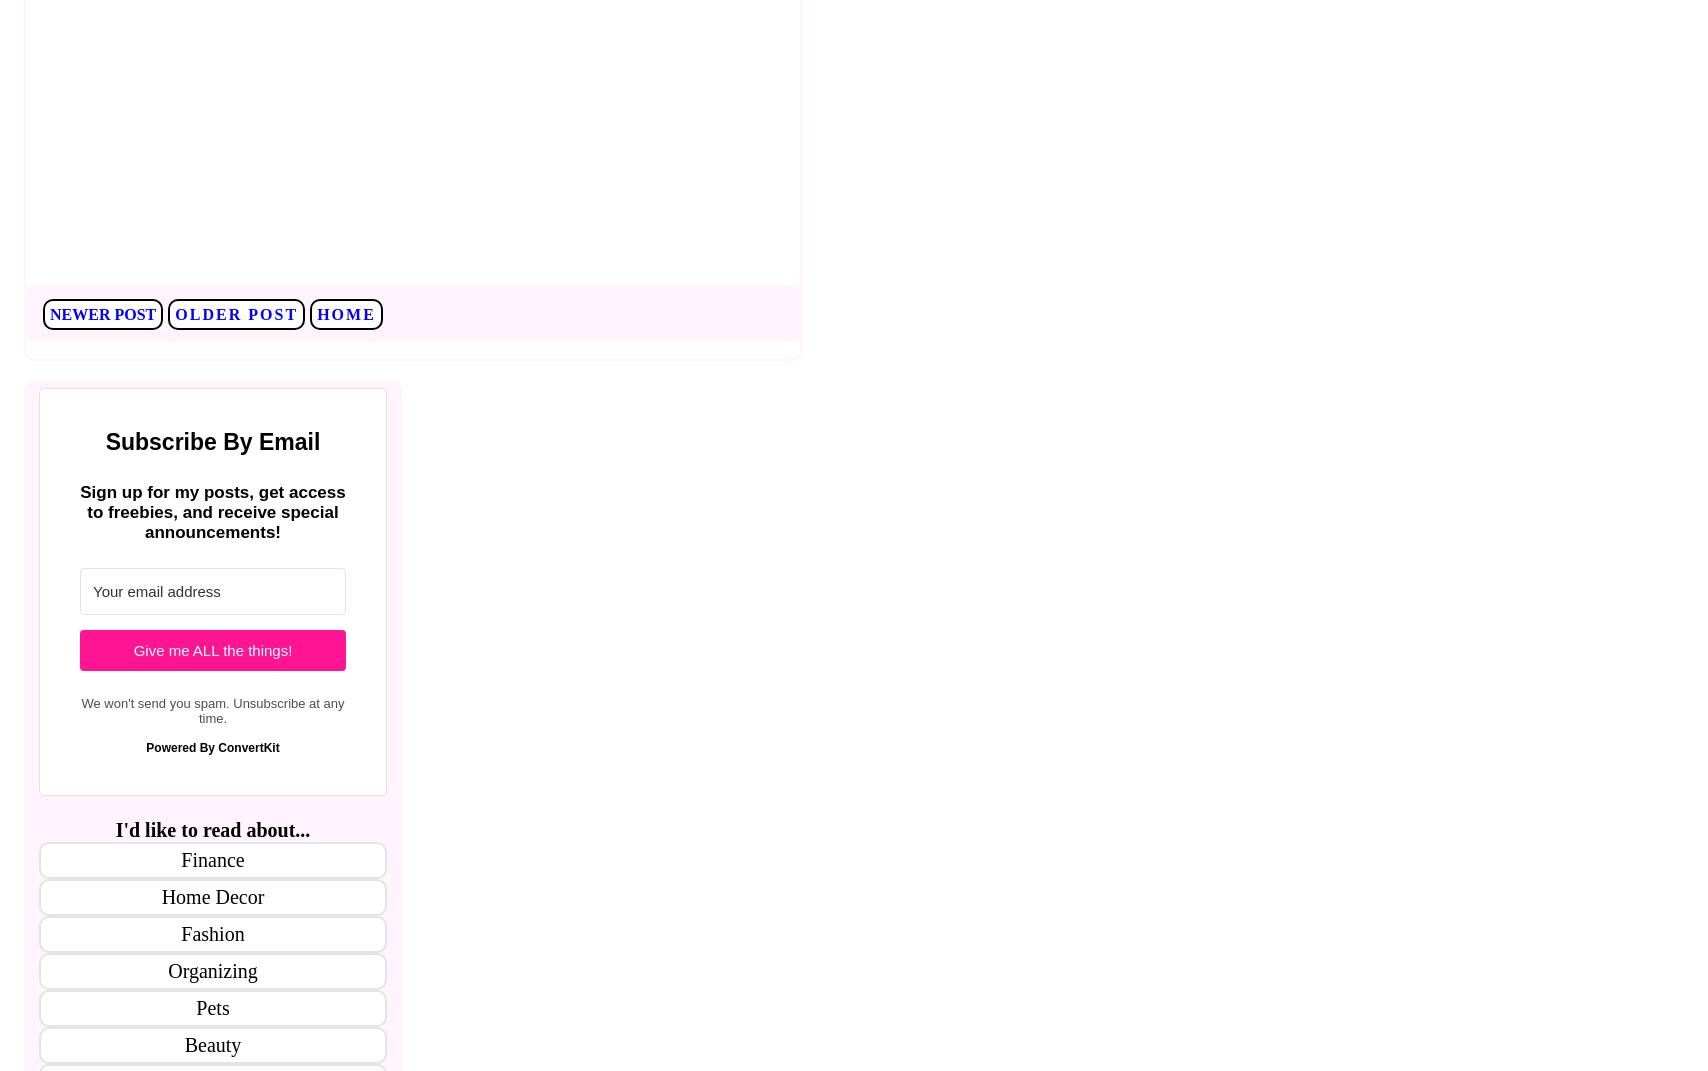 The width and height of the screenshot is (1708, 1071). I want to click on 'Powered By ConvertKit', so click(212, 747).